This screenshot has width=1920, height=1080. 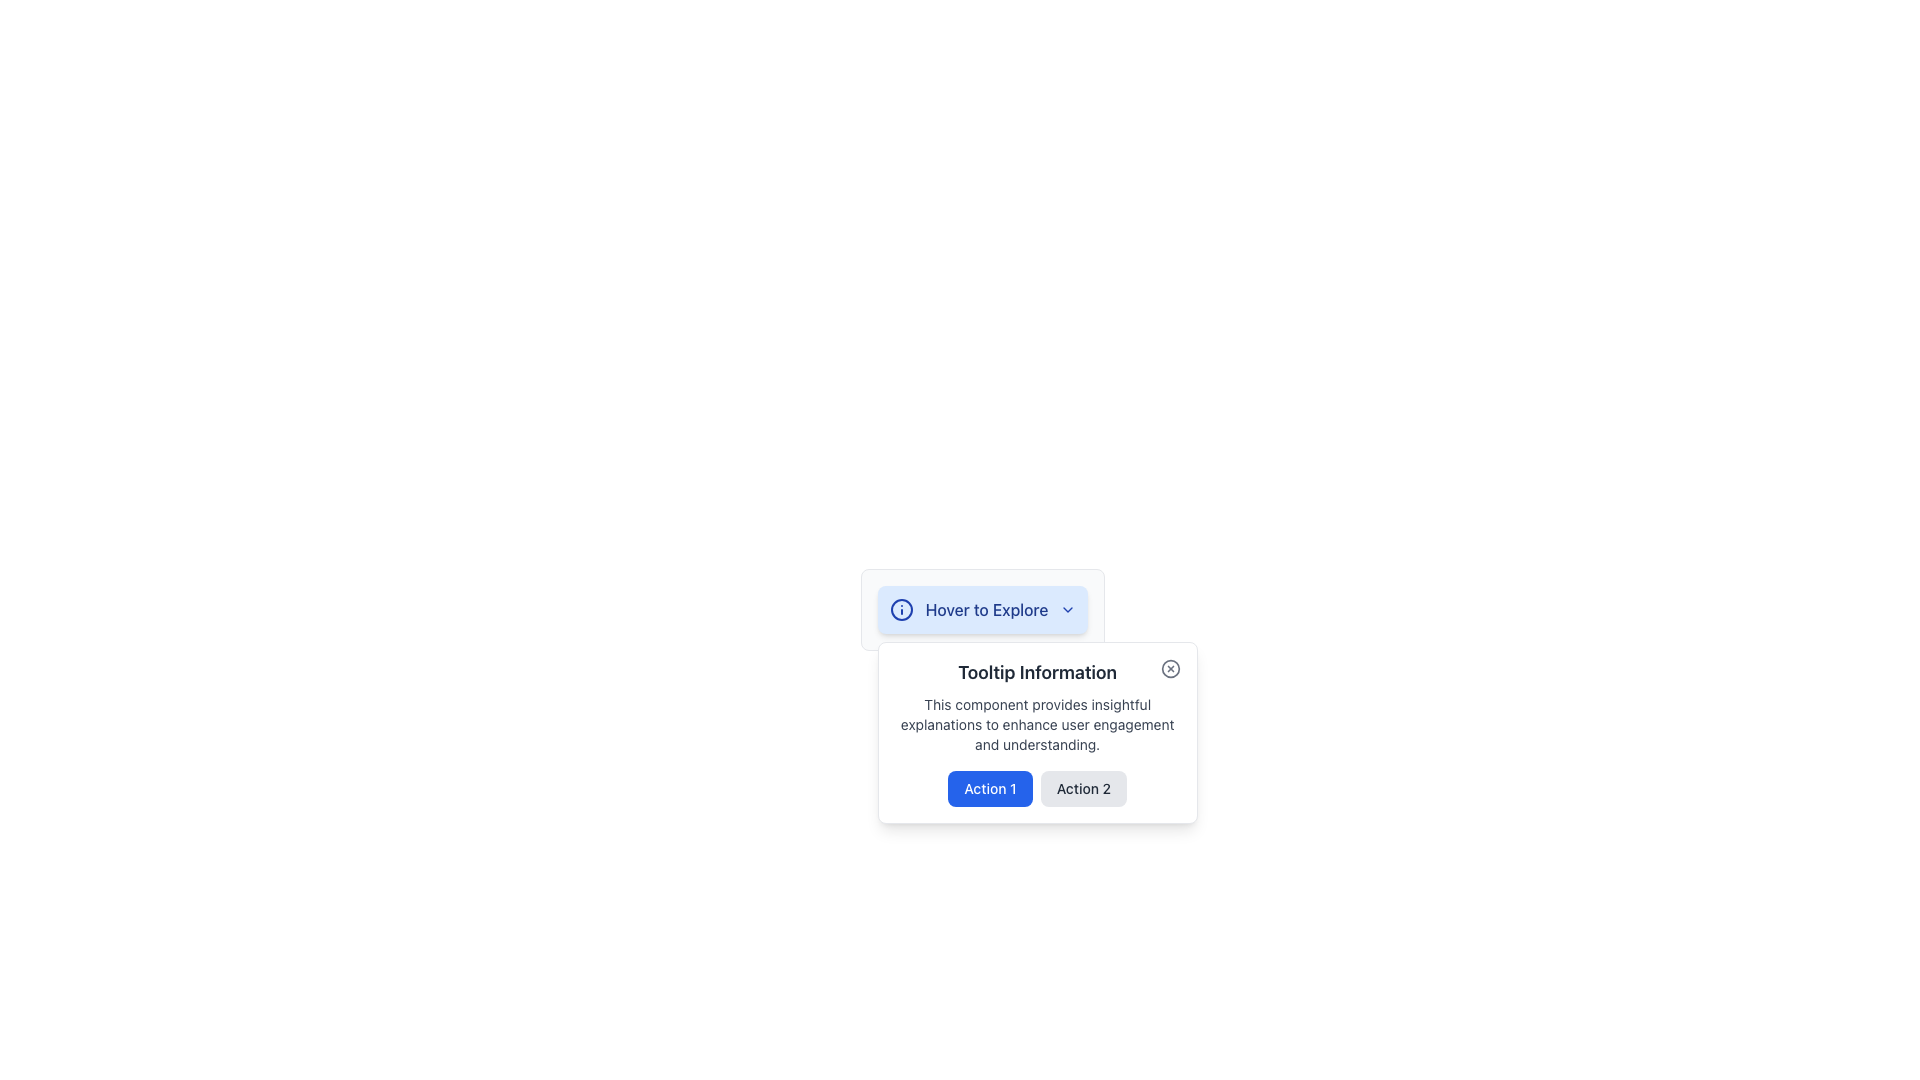 I want to click on the text display element that provides descriptive information within the 'Tooltip Information' section, located between the header and the buttons labeled 'Action 1' and 'Action 2', so click(x=1037, y=725).